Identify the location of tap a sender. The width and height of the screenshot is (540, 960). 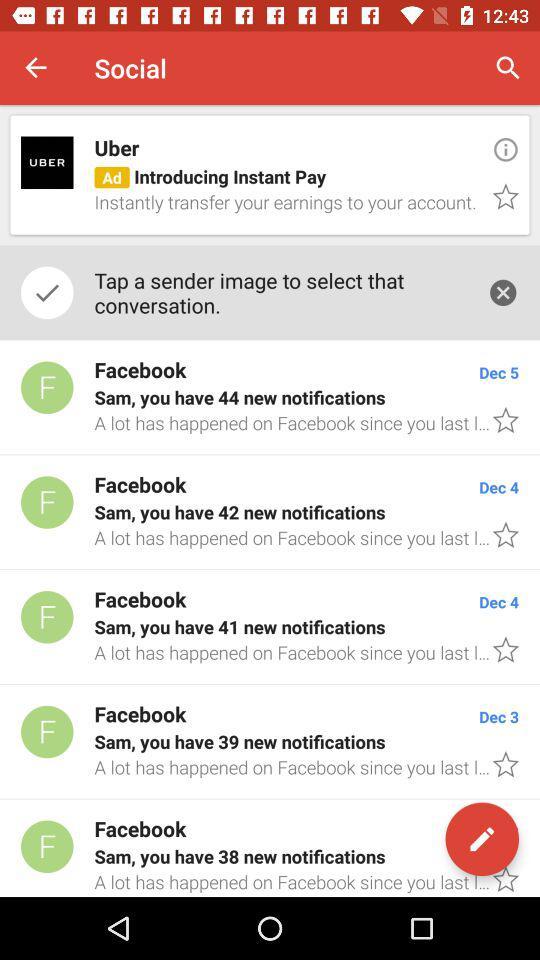
(279, 291).